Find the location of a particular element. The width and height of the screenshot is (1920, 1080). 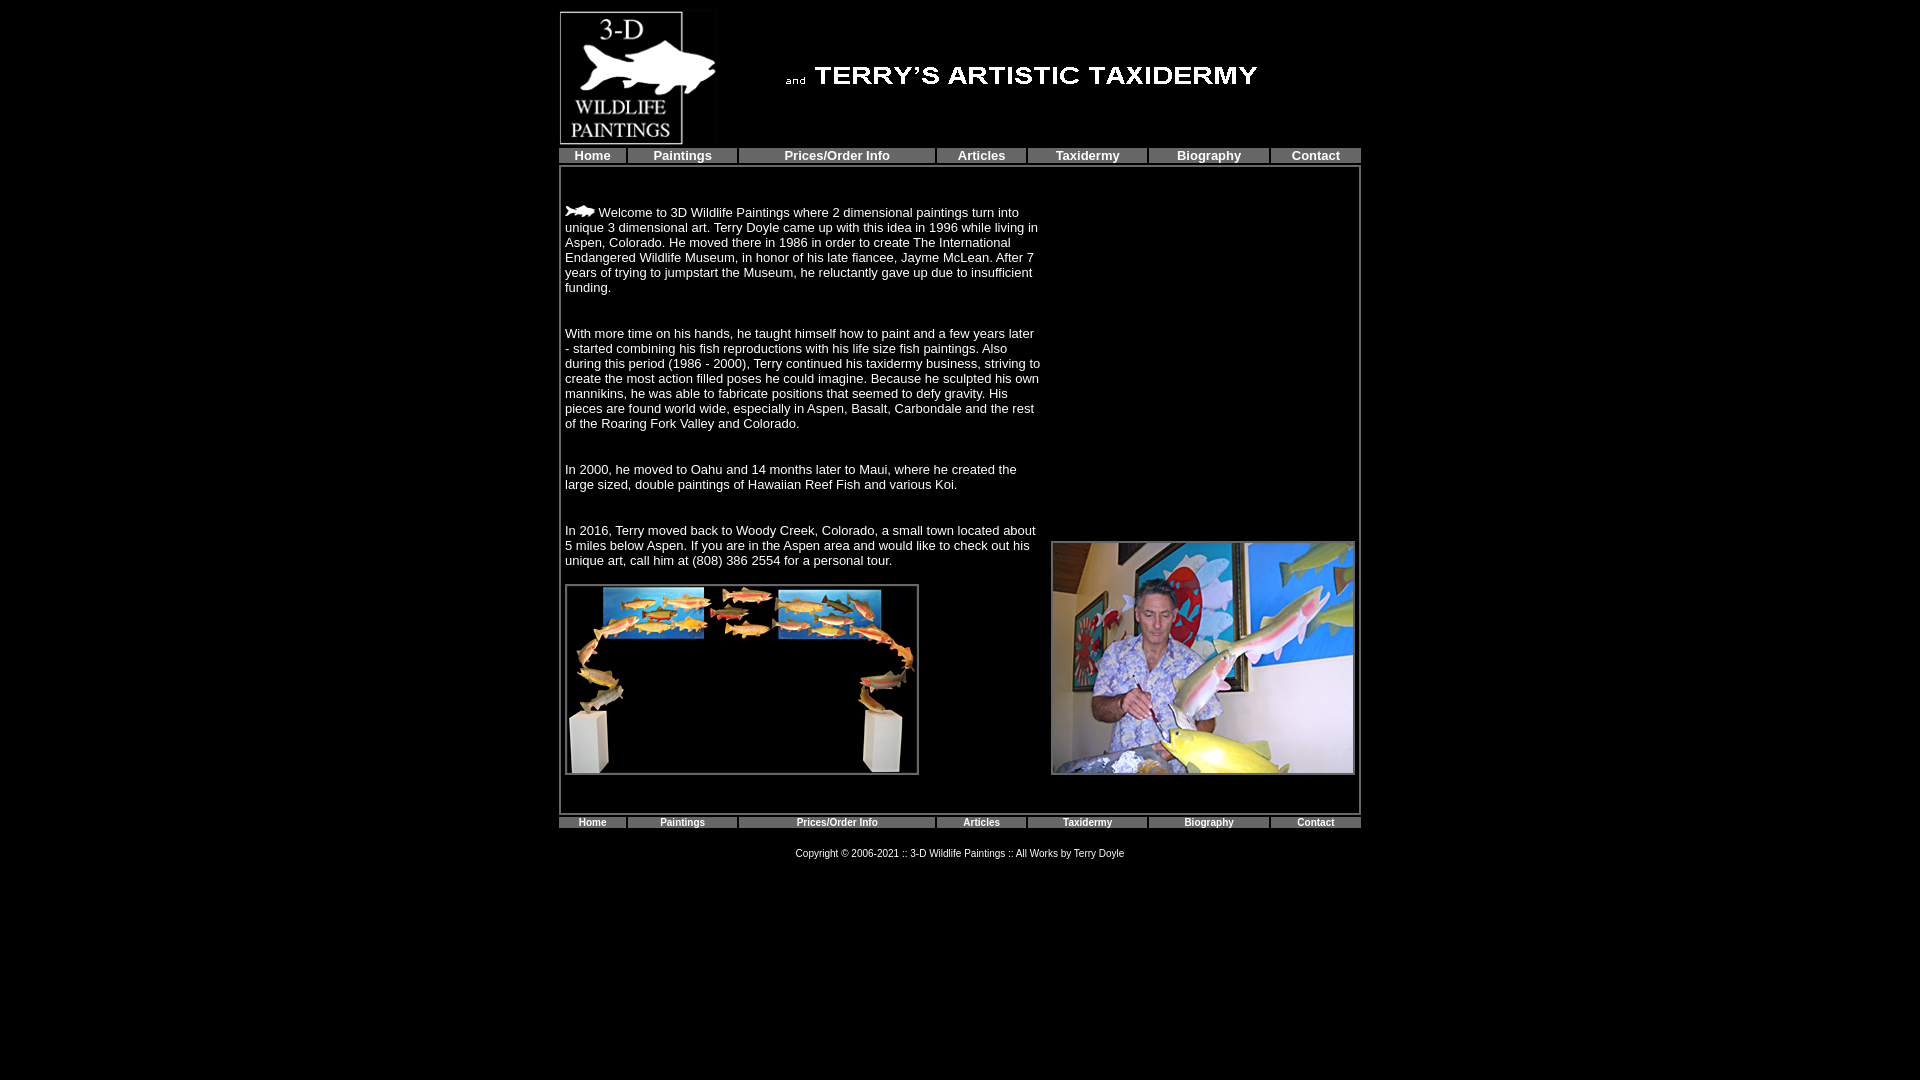

'Home' is located at coordinates (578, 820).